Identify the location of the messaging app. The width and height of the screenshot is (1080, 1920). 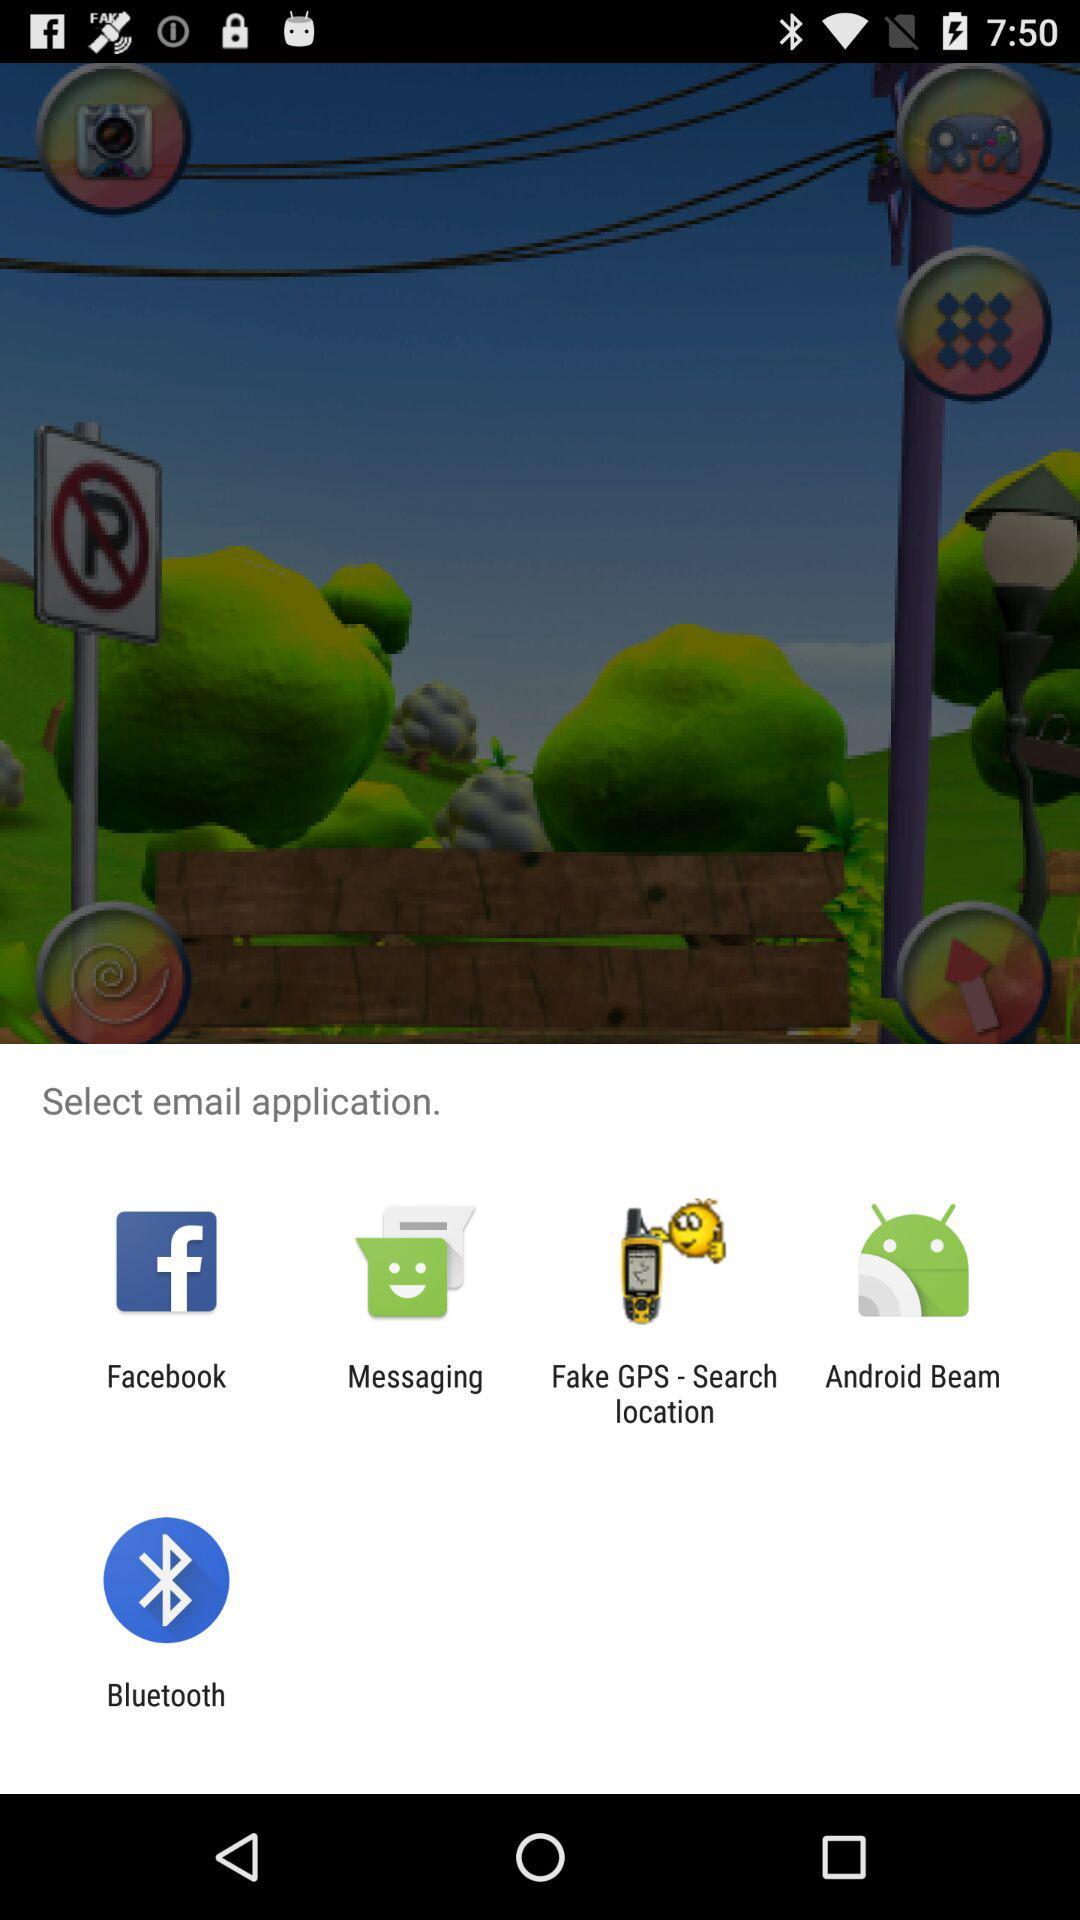
(414, 1392).